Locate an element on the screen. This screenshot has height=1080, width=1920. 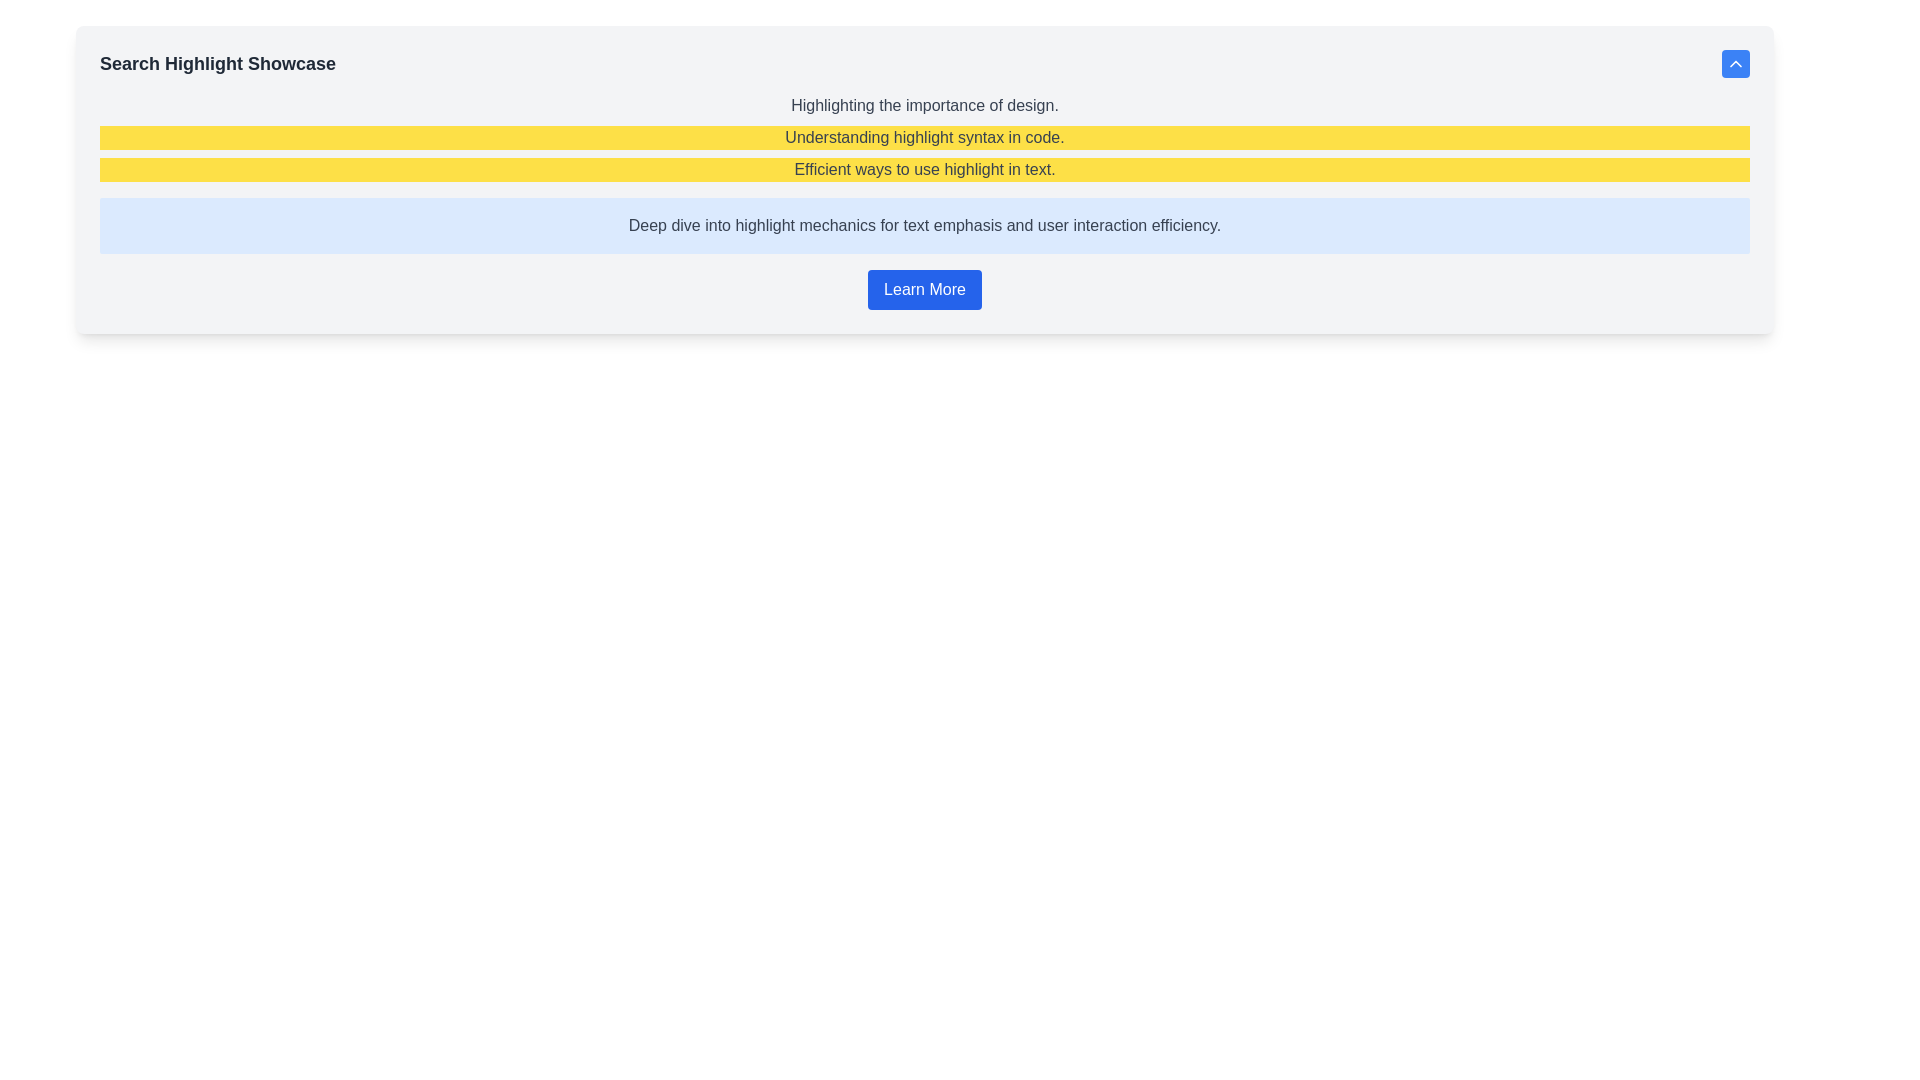
the upward-facing chevron icon, which is a minimalist white arrow on a blue circular background located at the top-right corner of the main interface card is located at coordinates (1735, 63).